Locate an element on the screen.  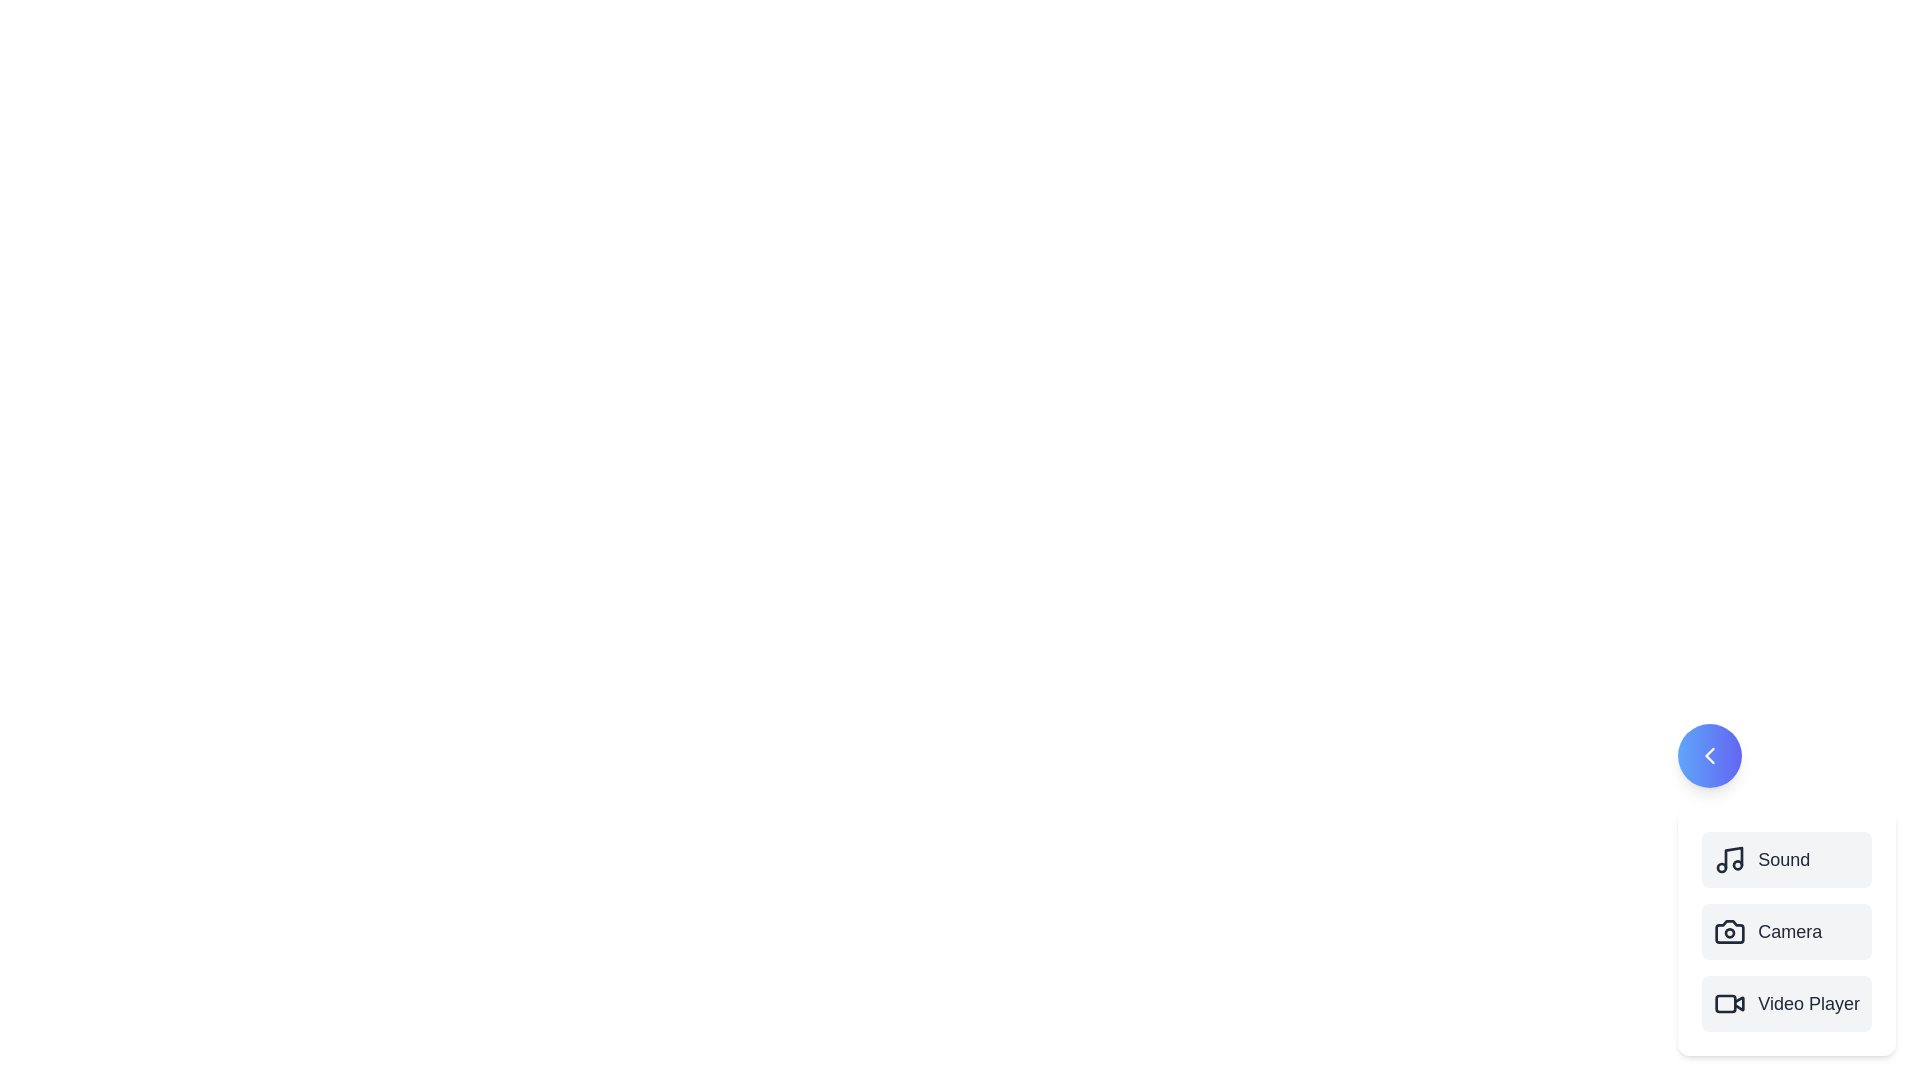
the 'Video Player' button in the multimedia menu is located at coordinates (1787, 1003).